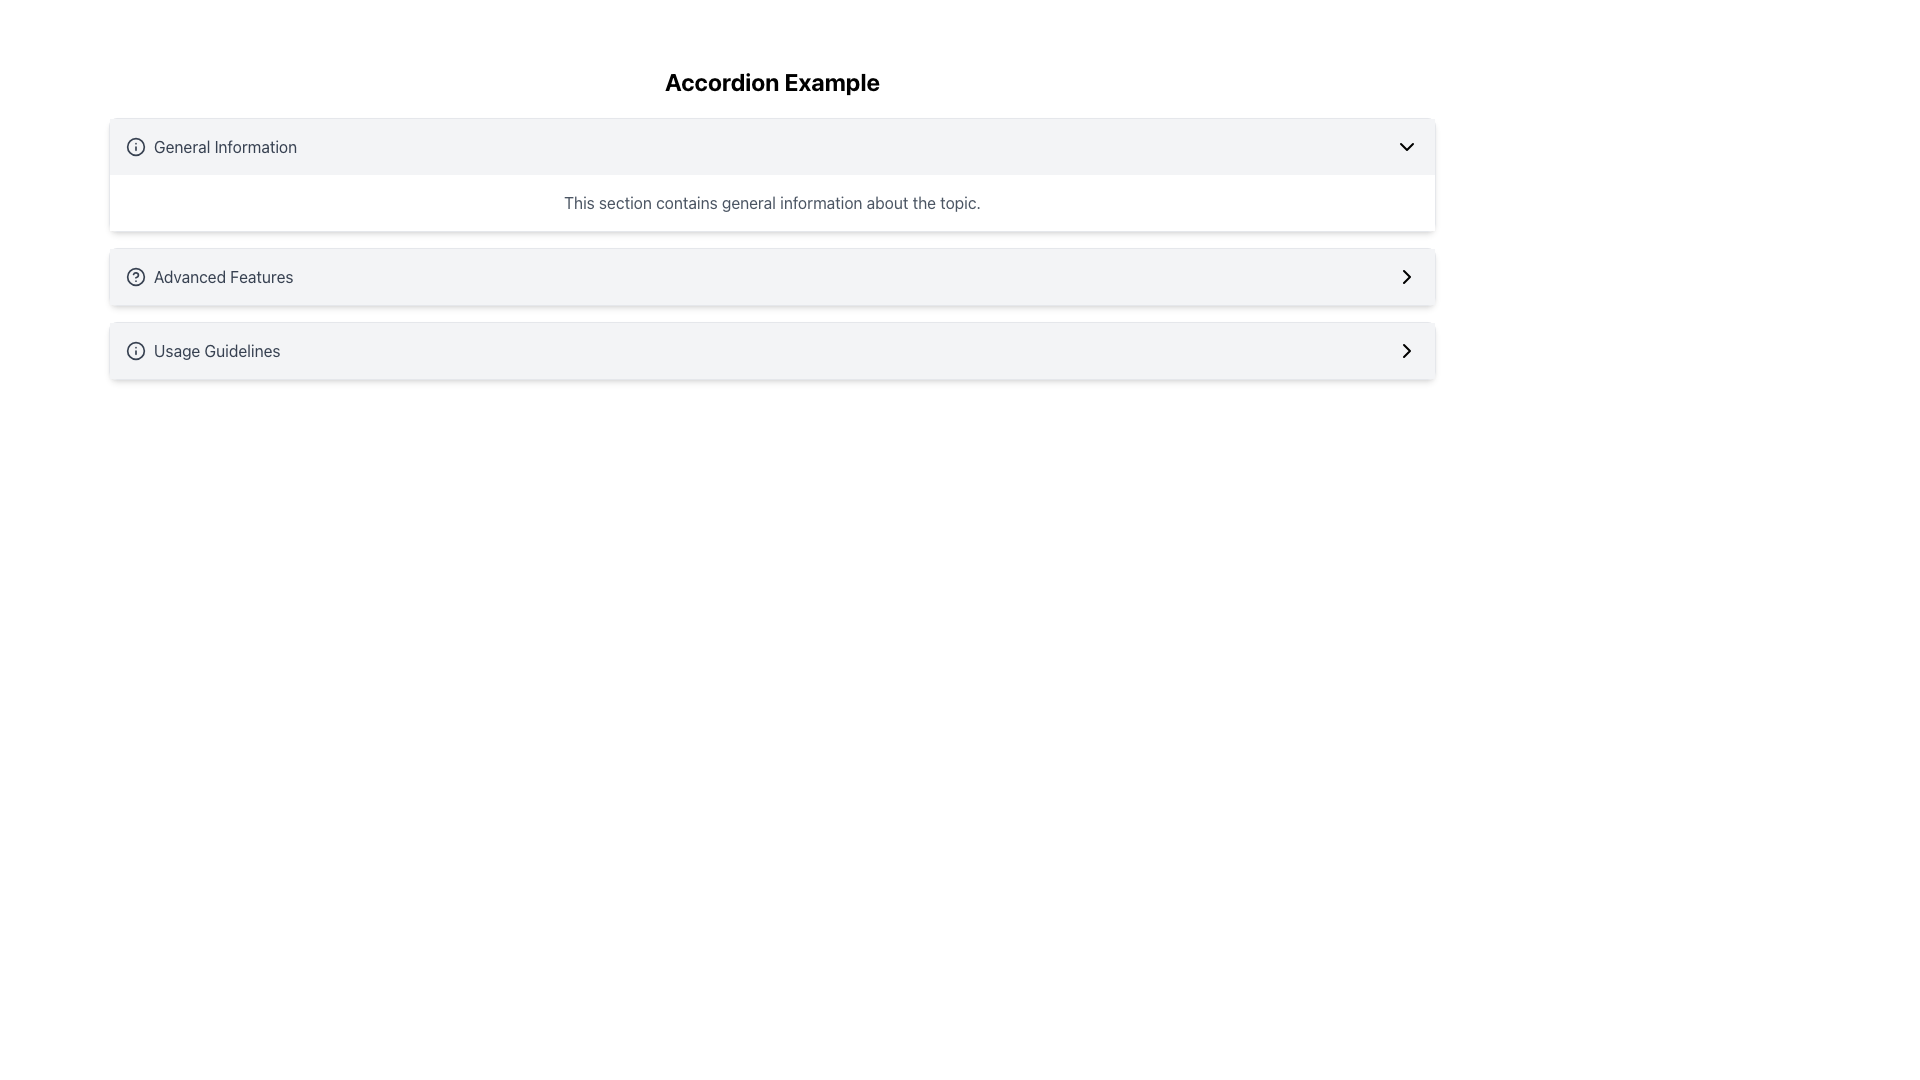  I want to click on the chevron button located at the far-right side of the 'Advanced Features' section, so click(1405, 277).